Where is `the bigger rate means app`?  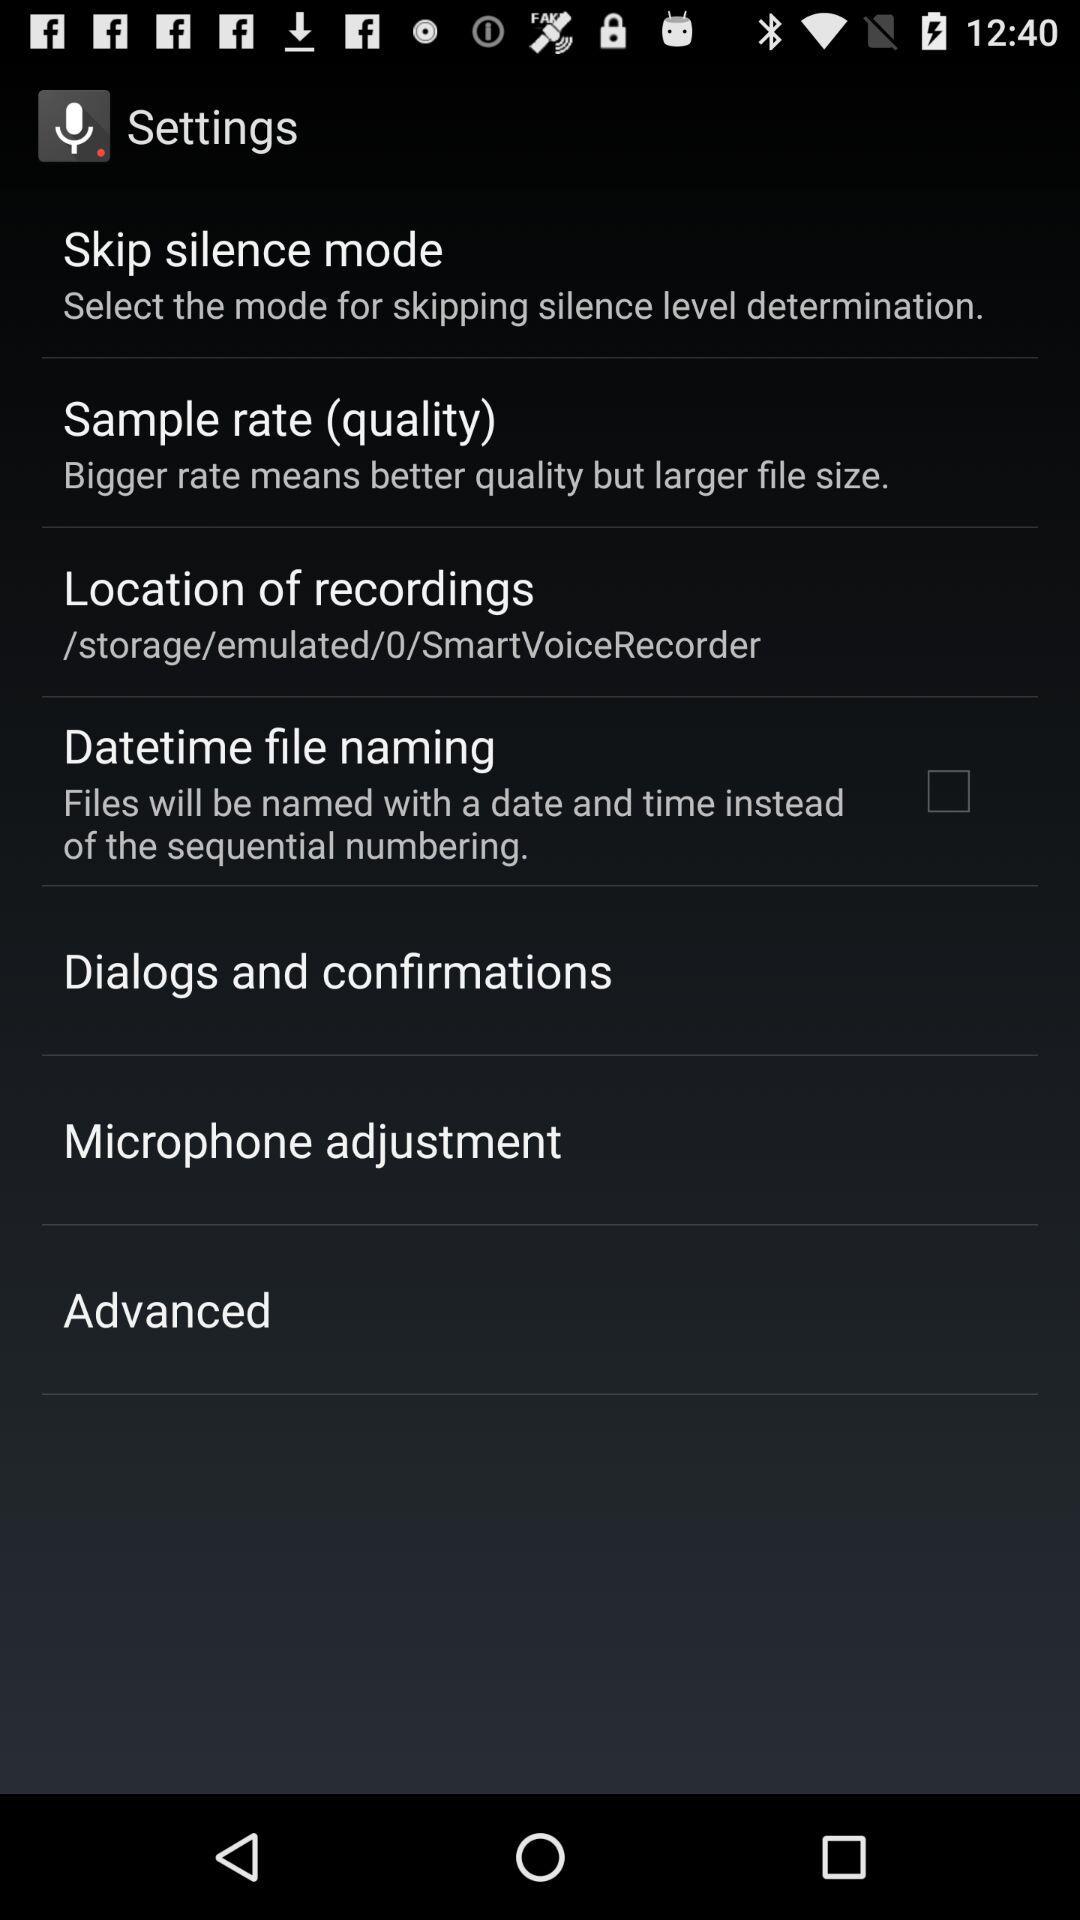 the bigger rate means app is located at coordinates (476, 473).